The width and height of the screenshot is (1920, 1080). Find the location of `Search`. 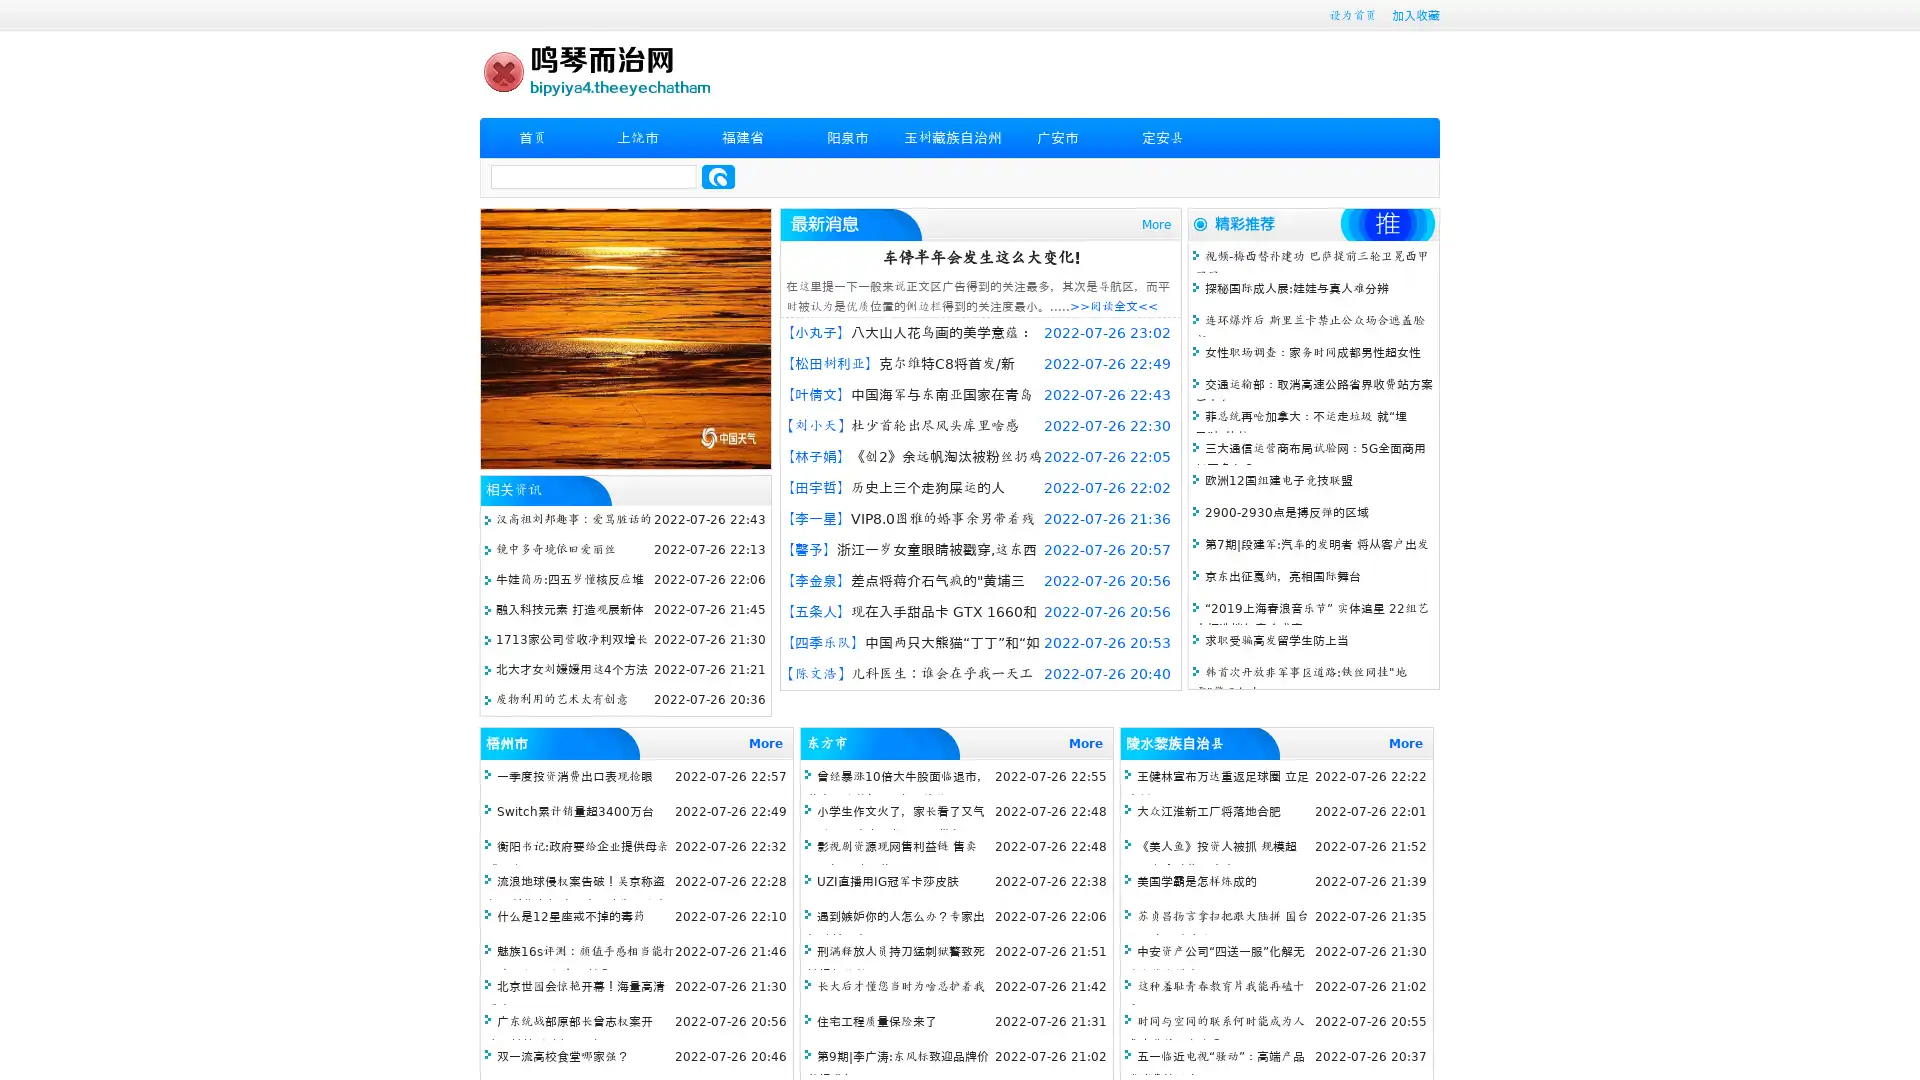

Search is located at coordinates (718, 176).